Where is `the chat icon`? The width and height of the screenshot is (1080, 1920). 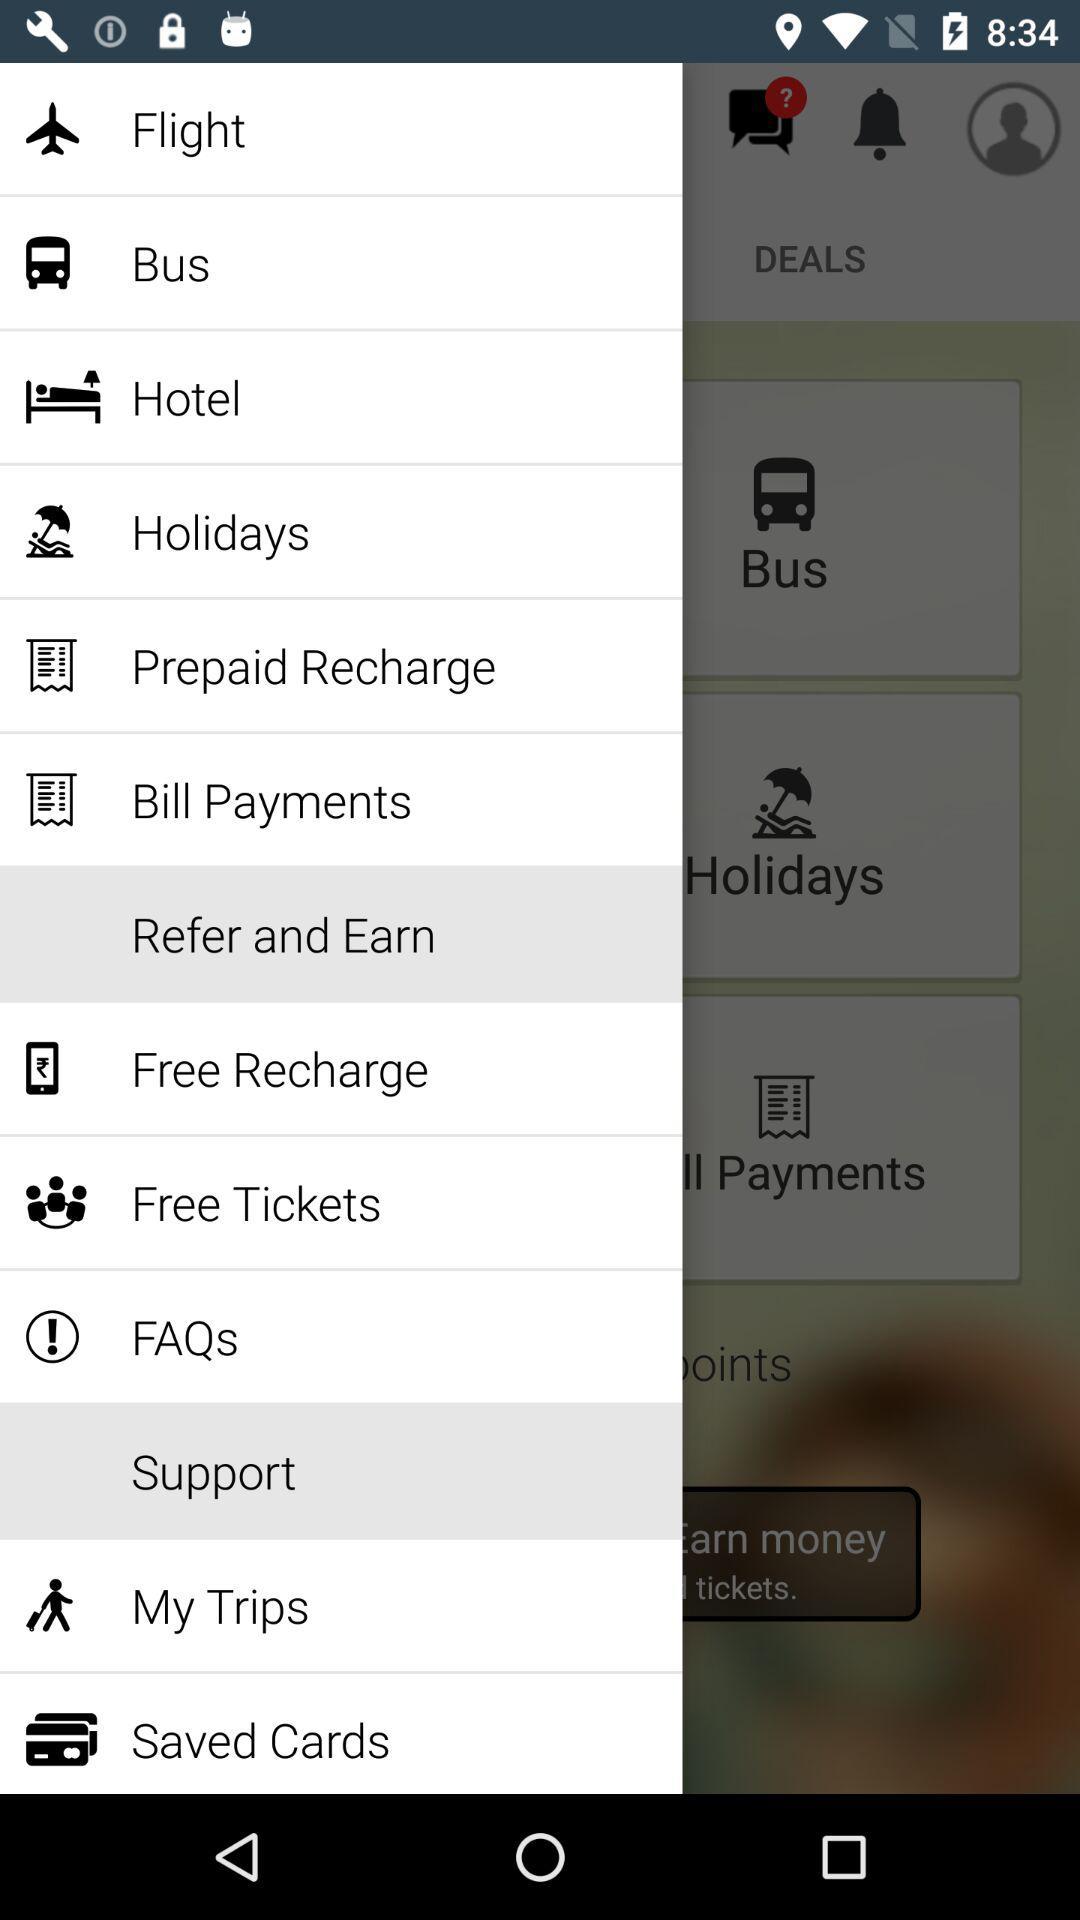
the chat icon is located at coordinates (760, 121).